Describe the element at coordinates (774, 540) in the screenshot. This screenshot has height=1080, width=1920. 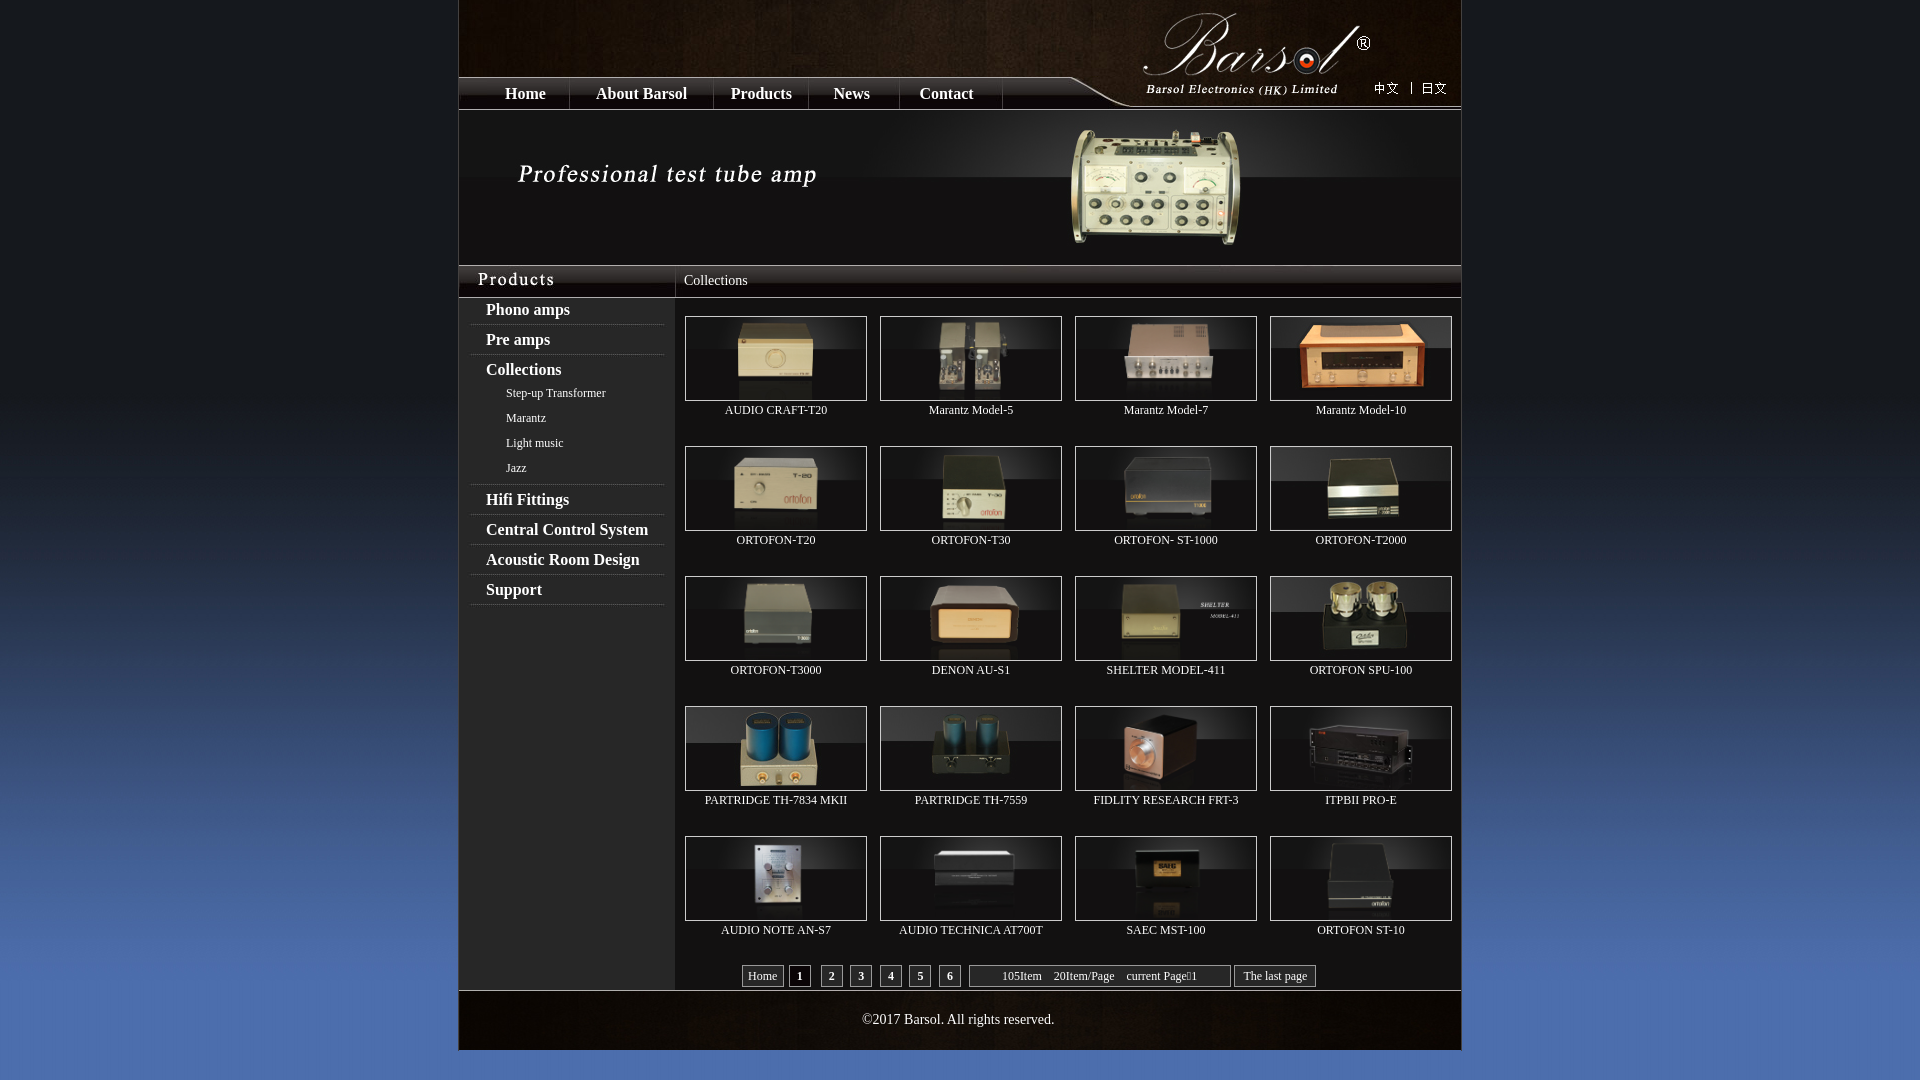
I see `'ORTOFON-T20'` at that location.